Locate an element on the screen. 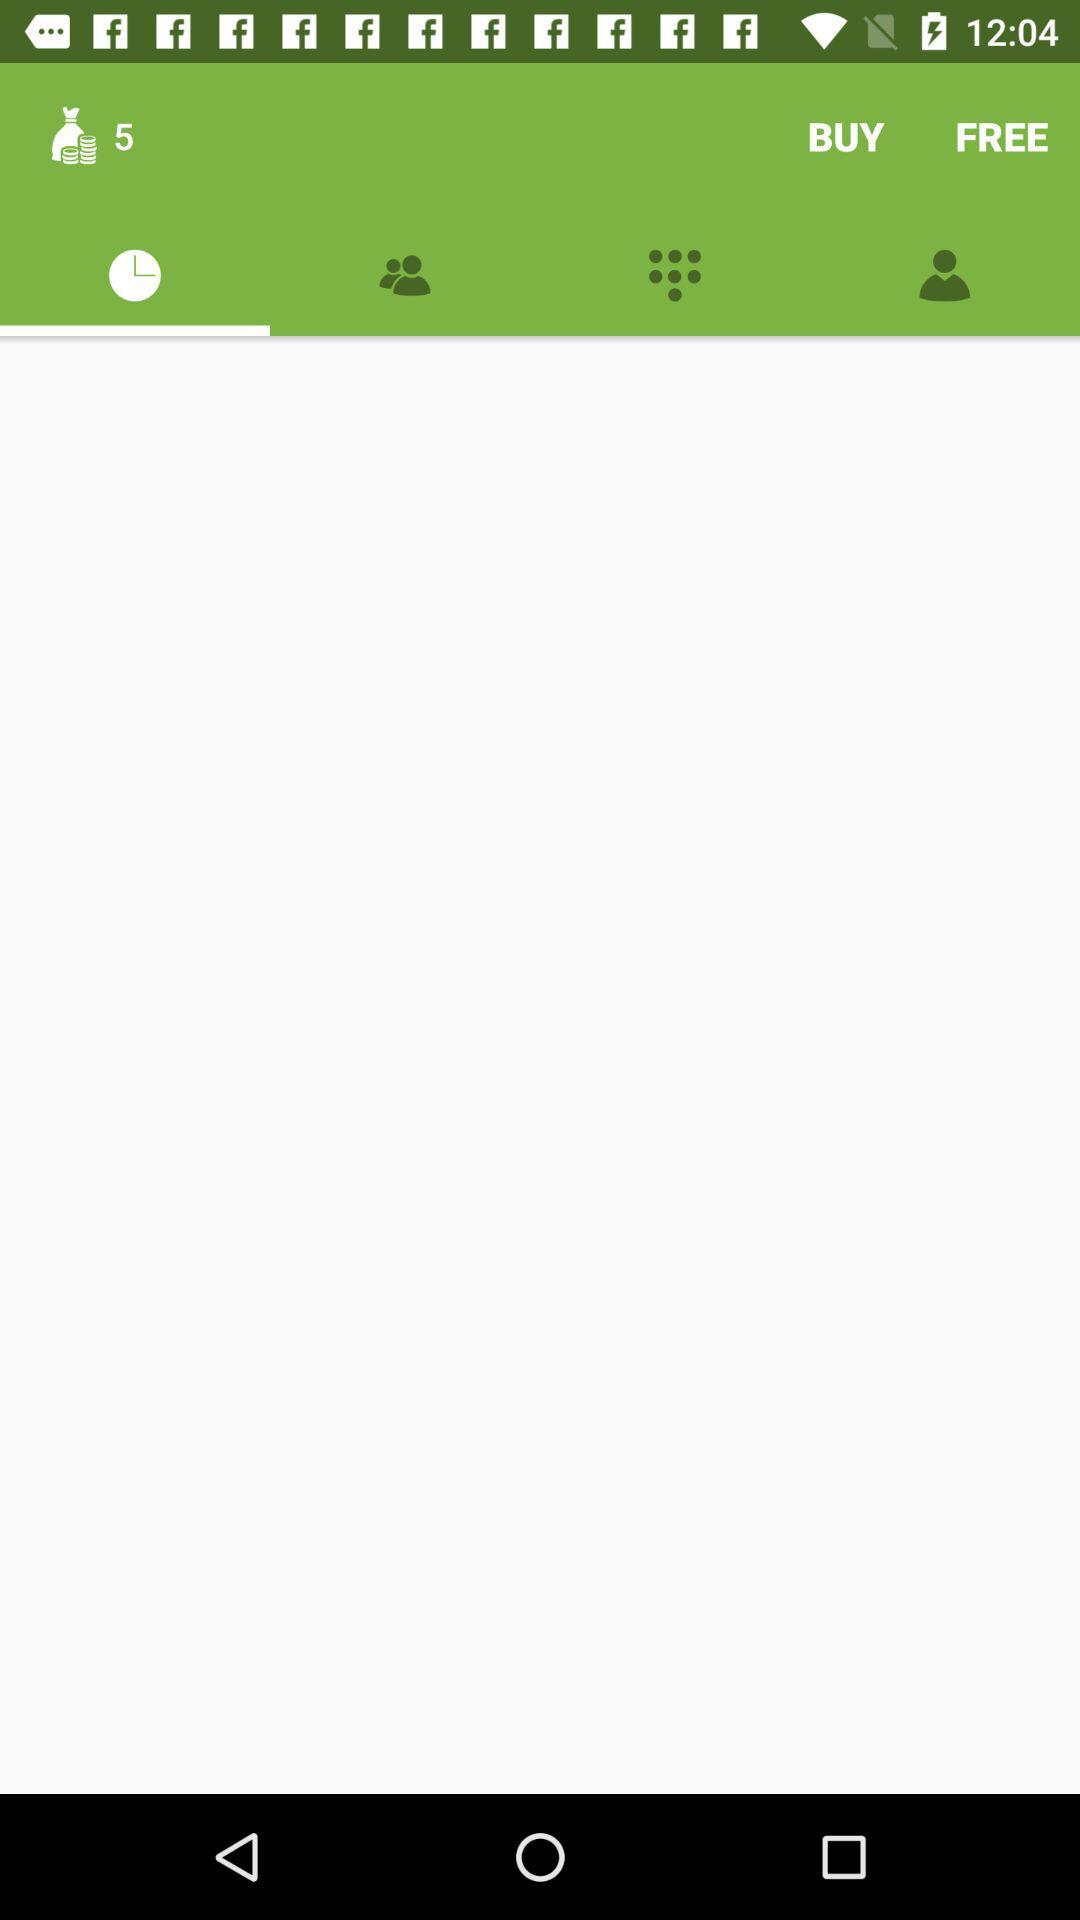 The height and width of the screenshot is (1920, 1080). the icon next to buy item is located at coordinates (1002, 135).